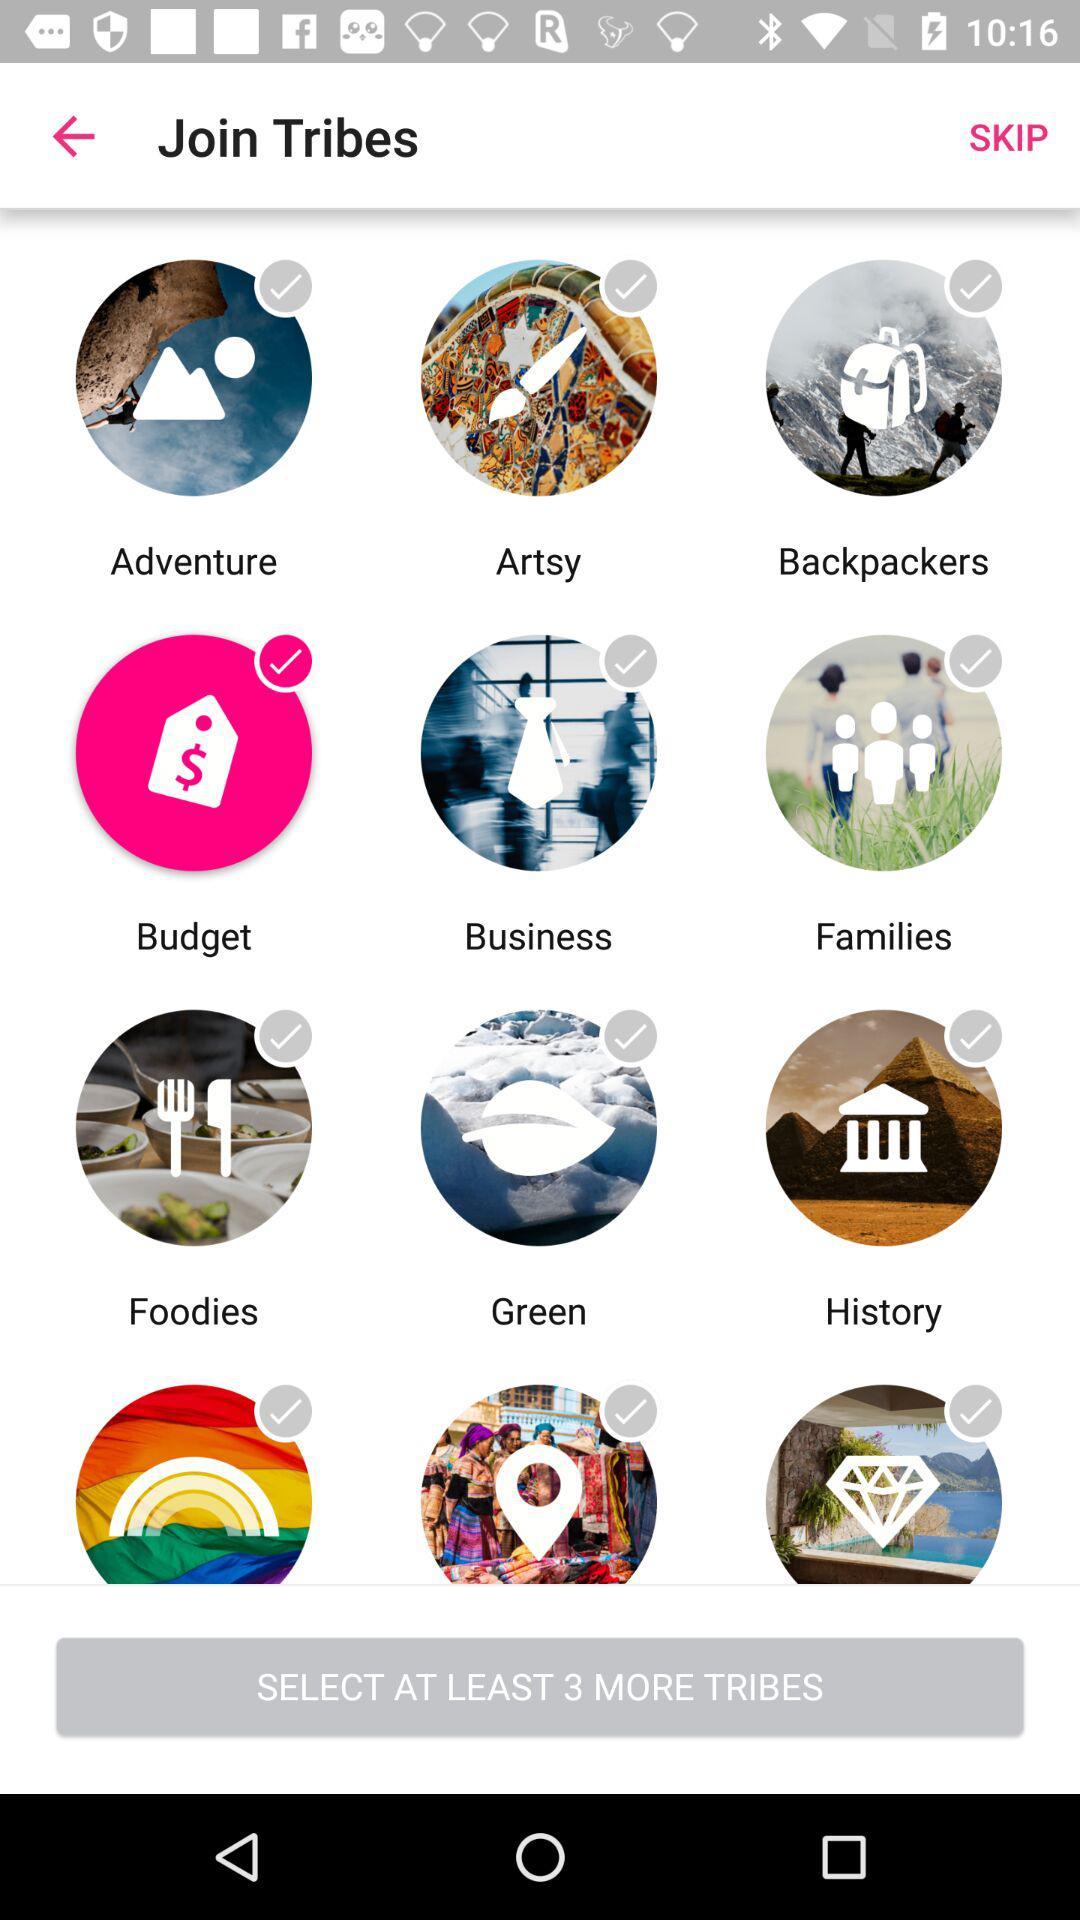 The image size is (1080, 1920). I want to click on app next to join tribes, so click(72, 135).